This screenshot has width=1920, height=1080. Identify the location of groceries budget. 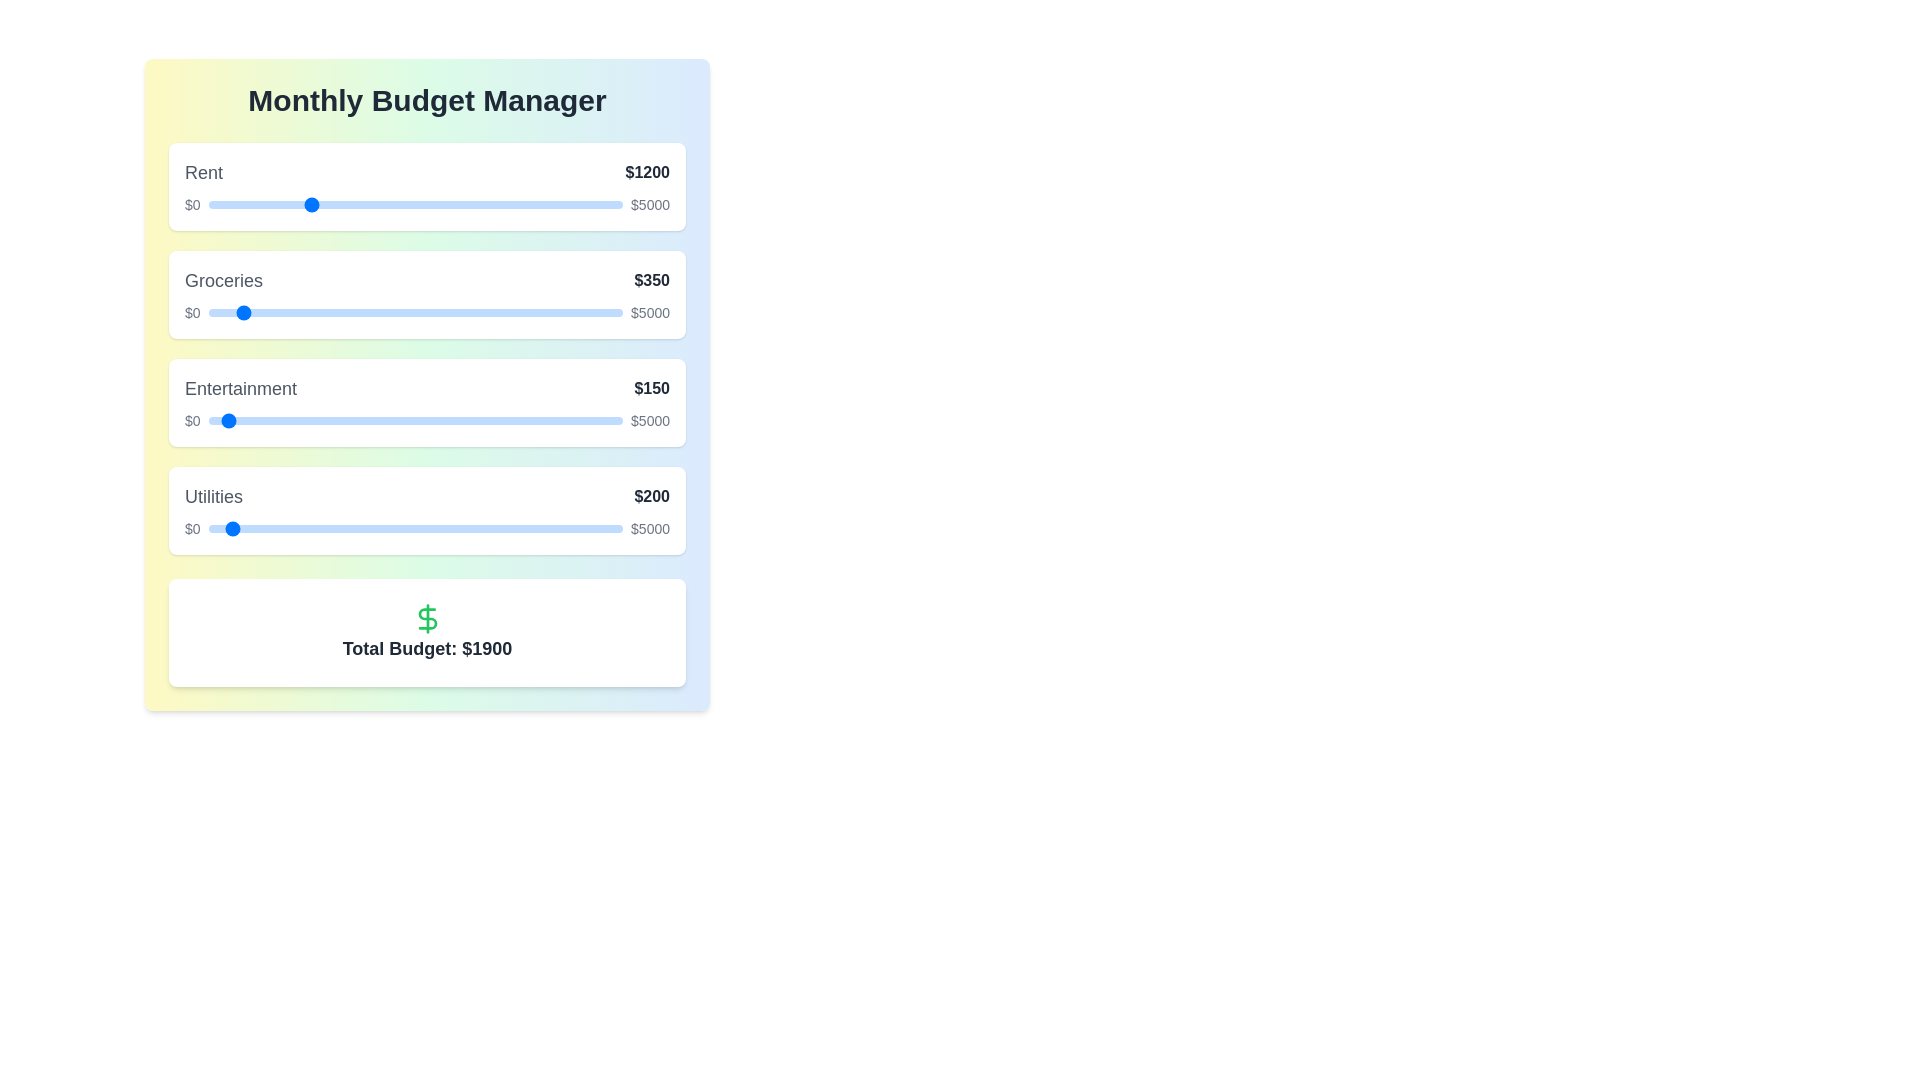
(251, 312).